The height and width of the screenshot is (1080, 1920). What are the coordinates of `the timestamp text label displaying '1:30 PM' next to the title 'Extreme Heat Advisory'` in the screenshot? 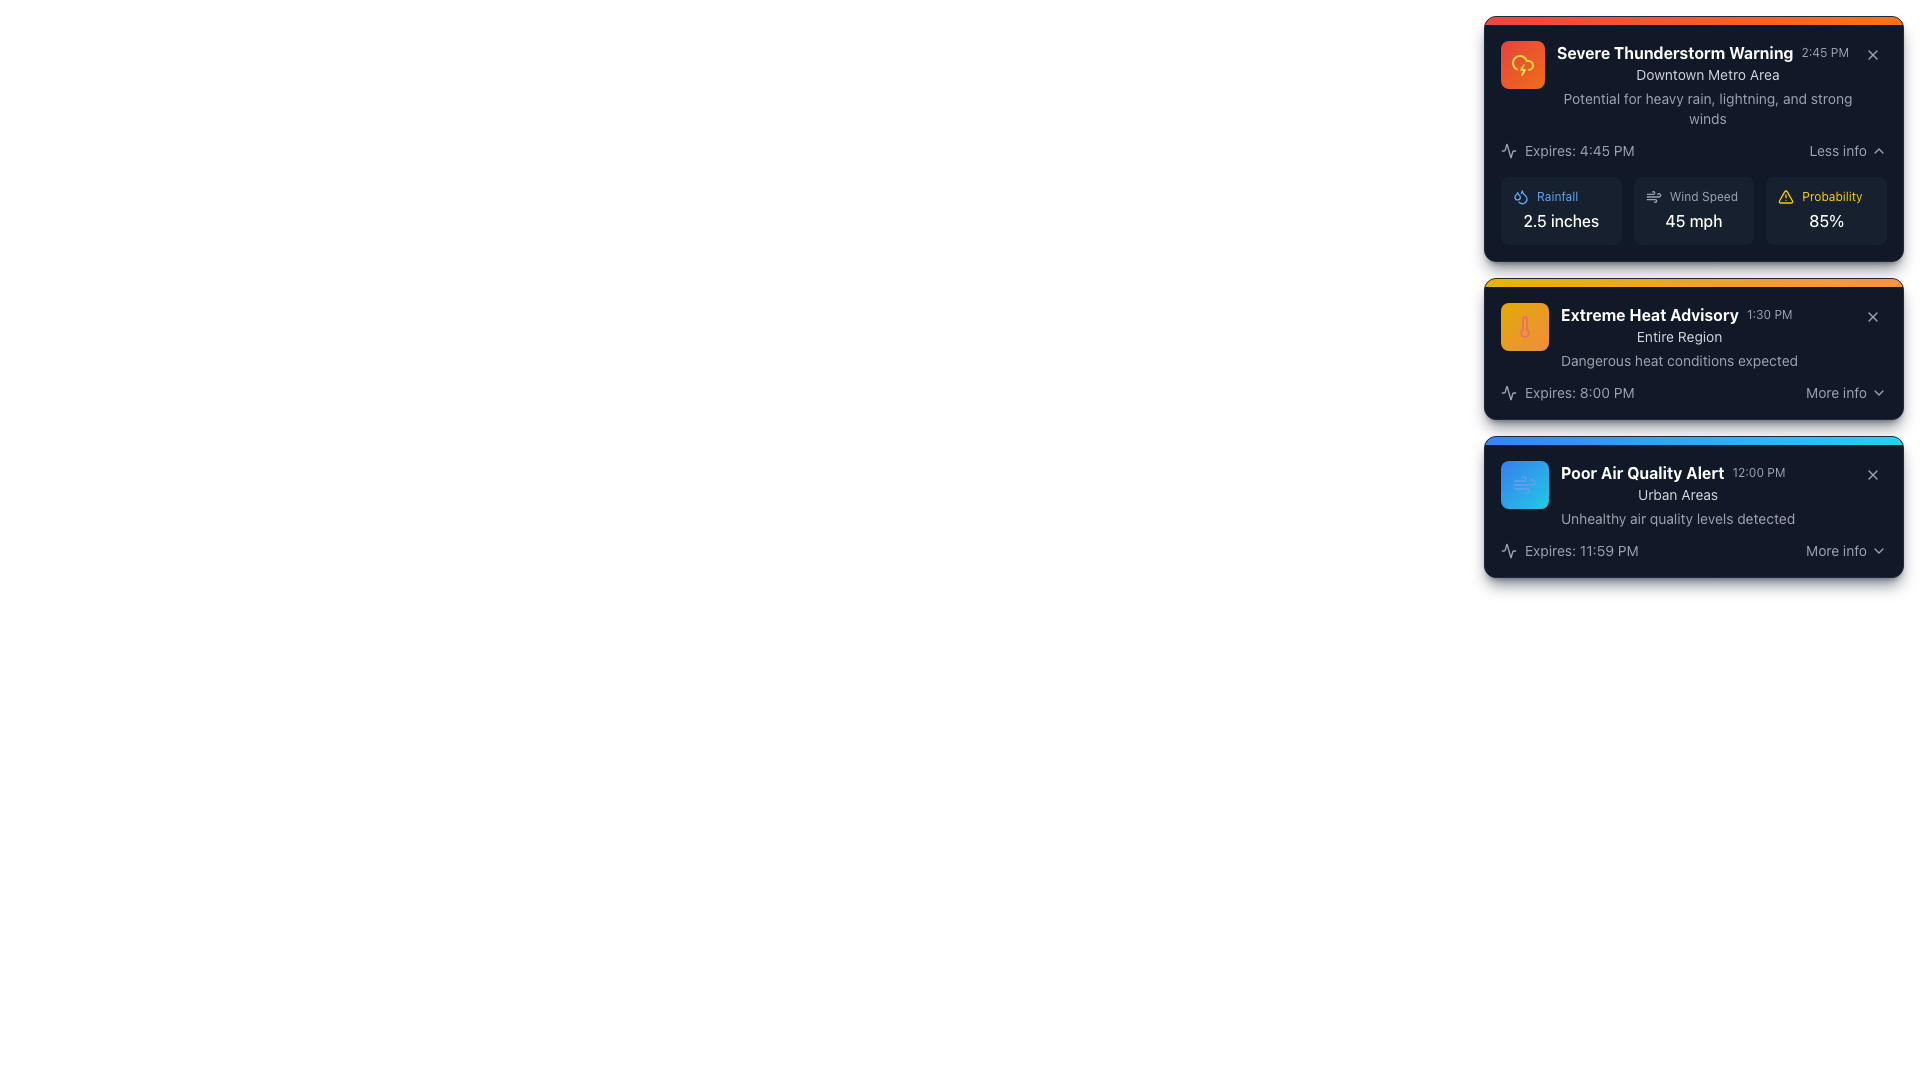 It's located at (1769, 315).